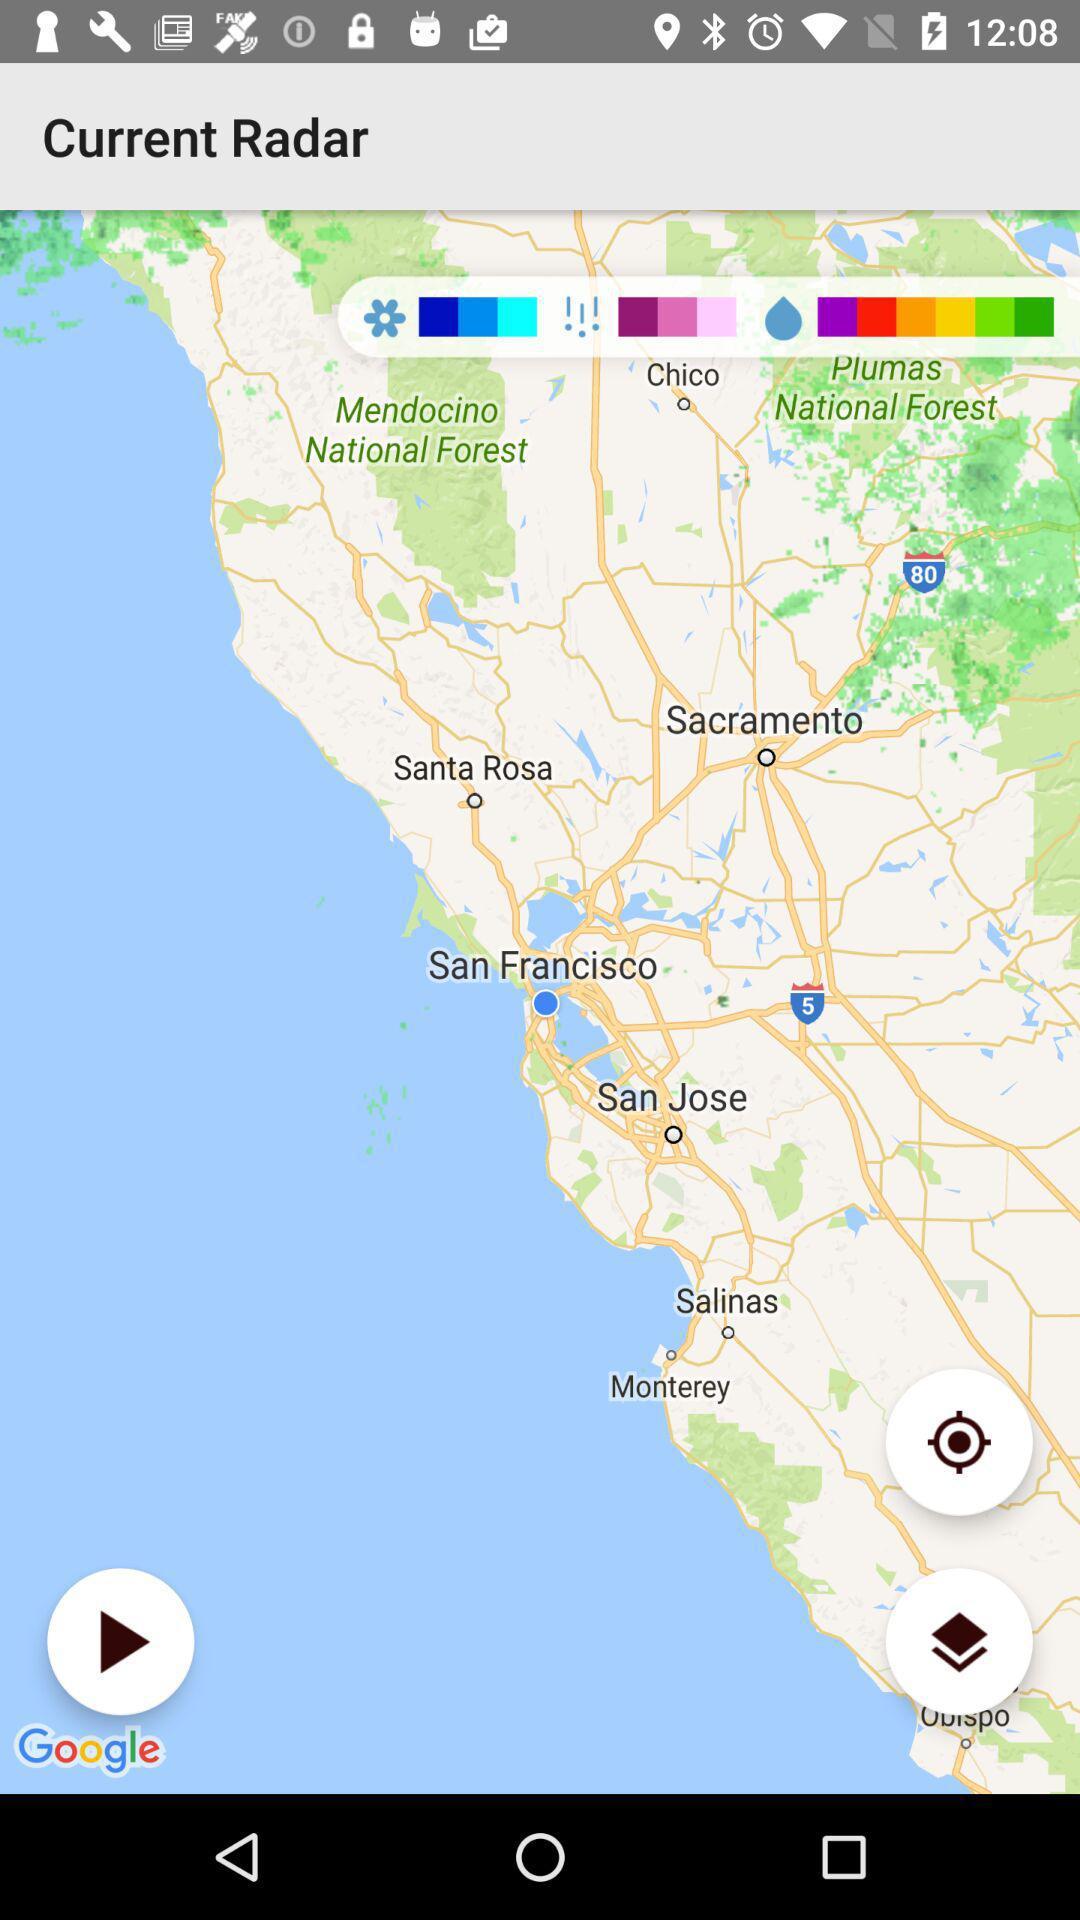 The image size is (1080, 1920). What do you see at coordinates (120, 1641) in the screenshot?
I see `plays back the radar data` at bounding box center [120, 1641].